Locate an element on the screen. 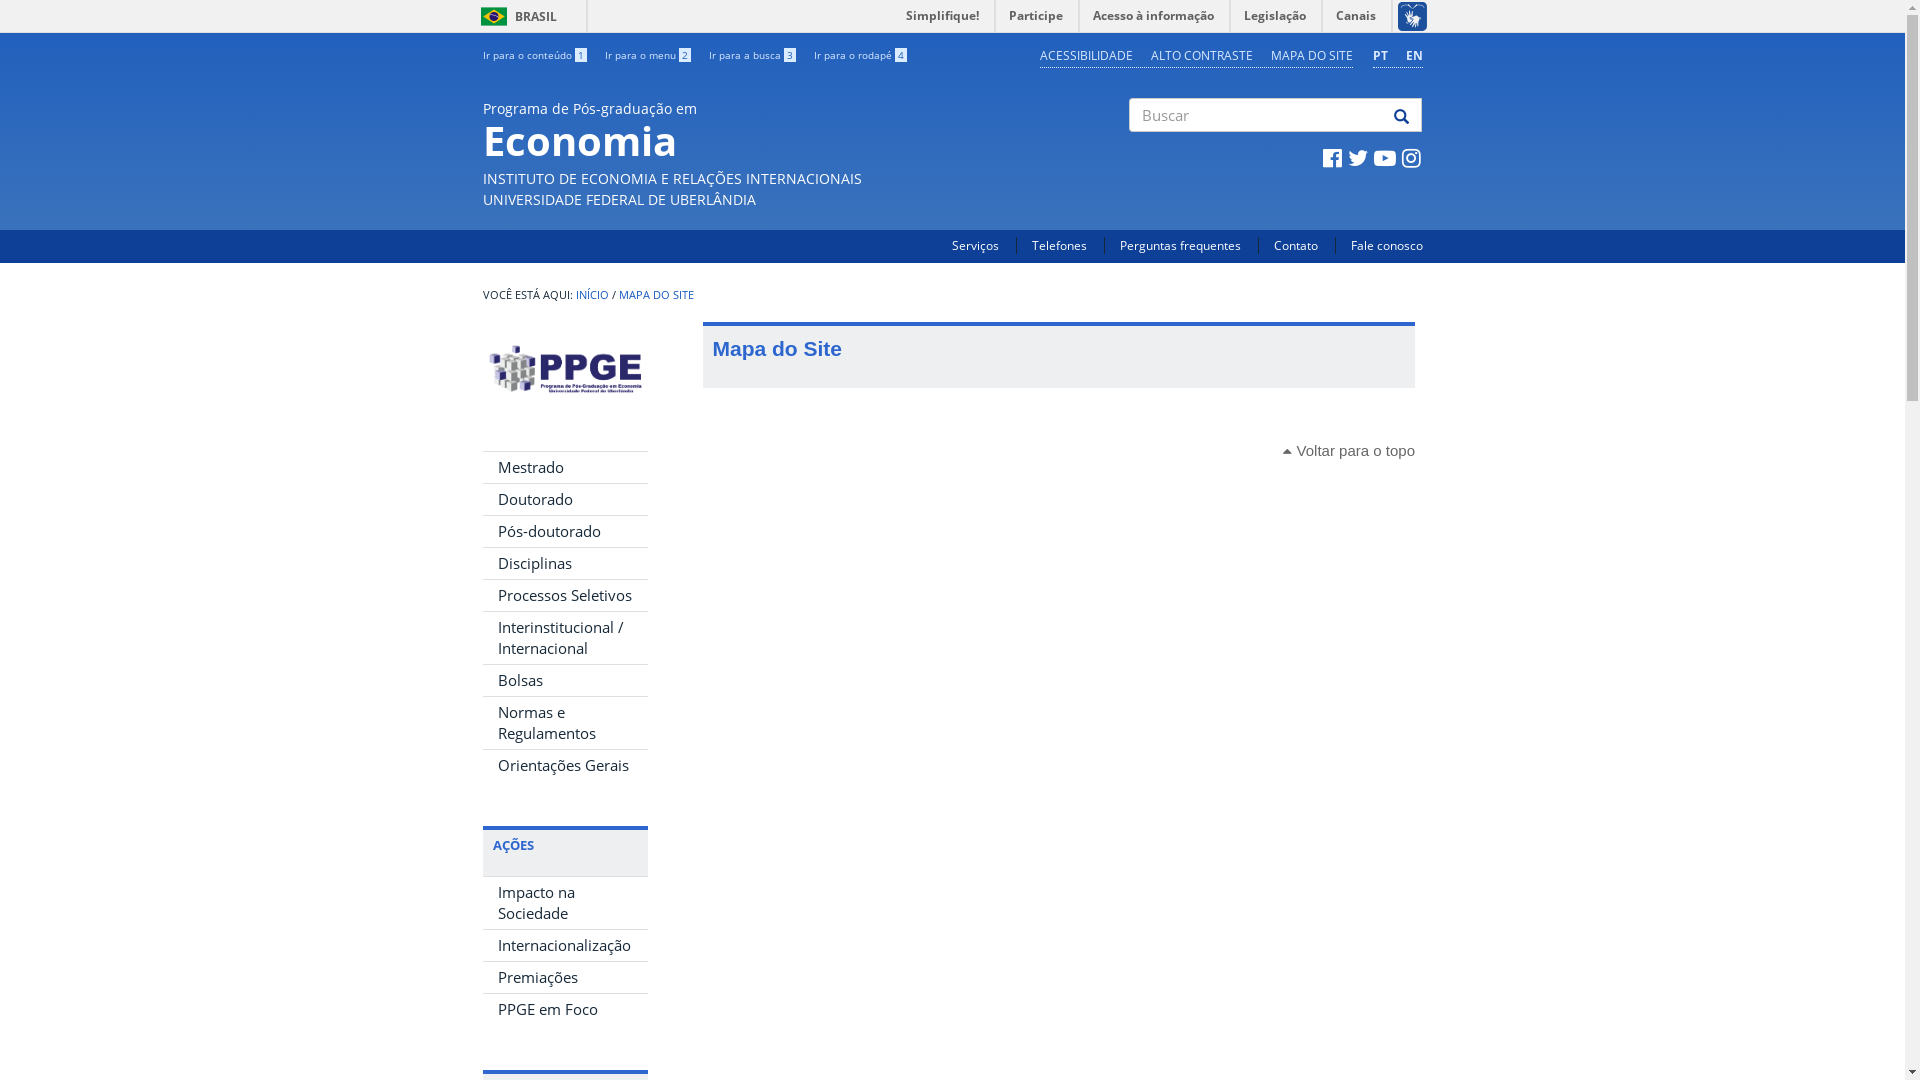 Image resolution: width=1920 pixels, height=1080 pixels. 'Impacto na Sociedade' is located at coordinates (563, 902).